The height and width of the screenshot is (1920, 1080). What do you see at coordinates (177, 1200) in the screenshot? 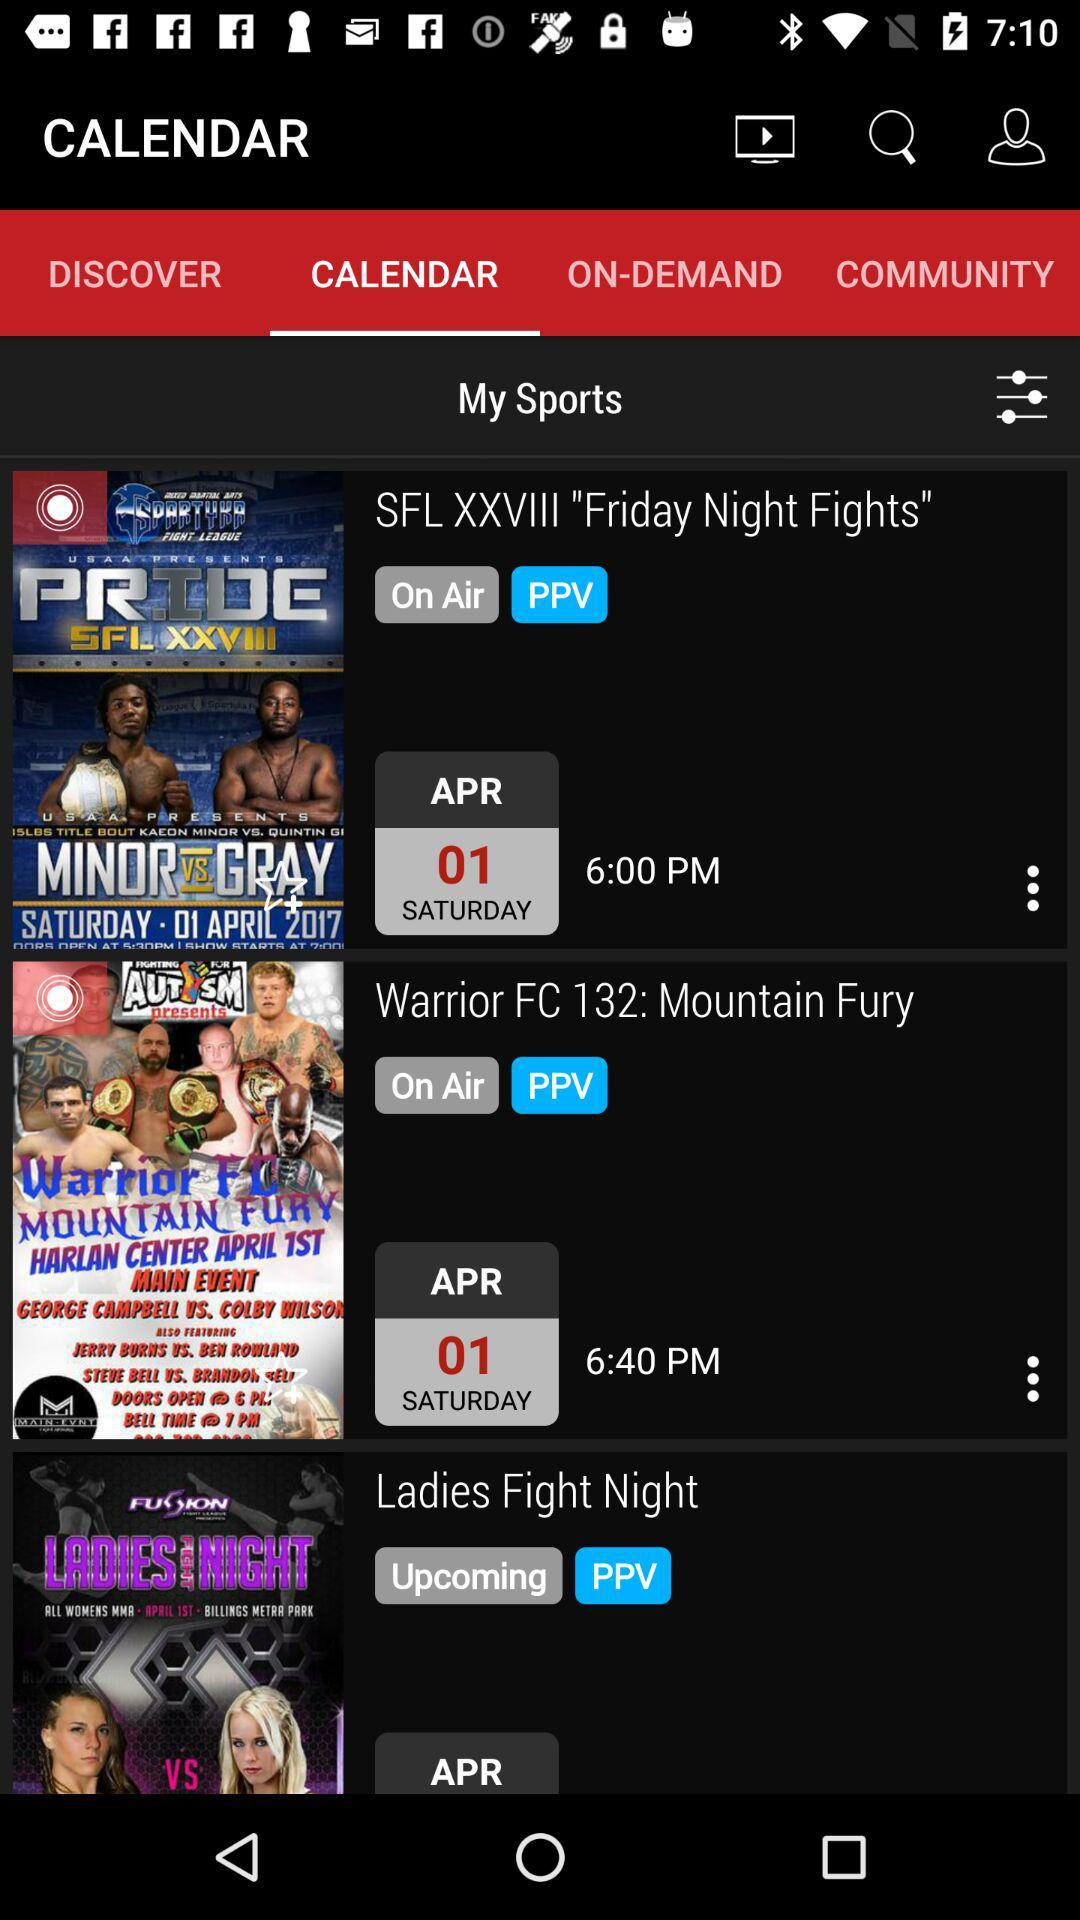
I see `article` at bounding box center [177, 1200].